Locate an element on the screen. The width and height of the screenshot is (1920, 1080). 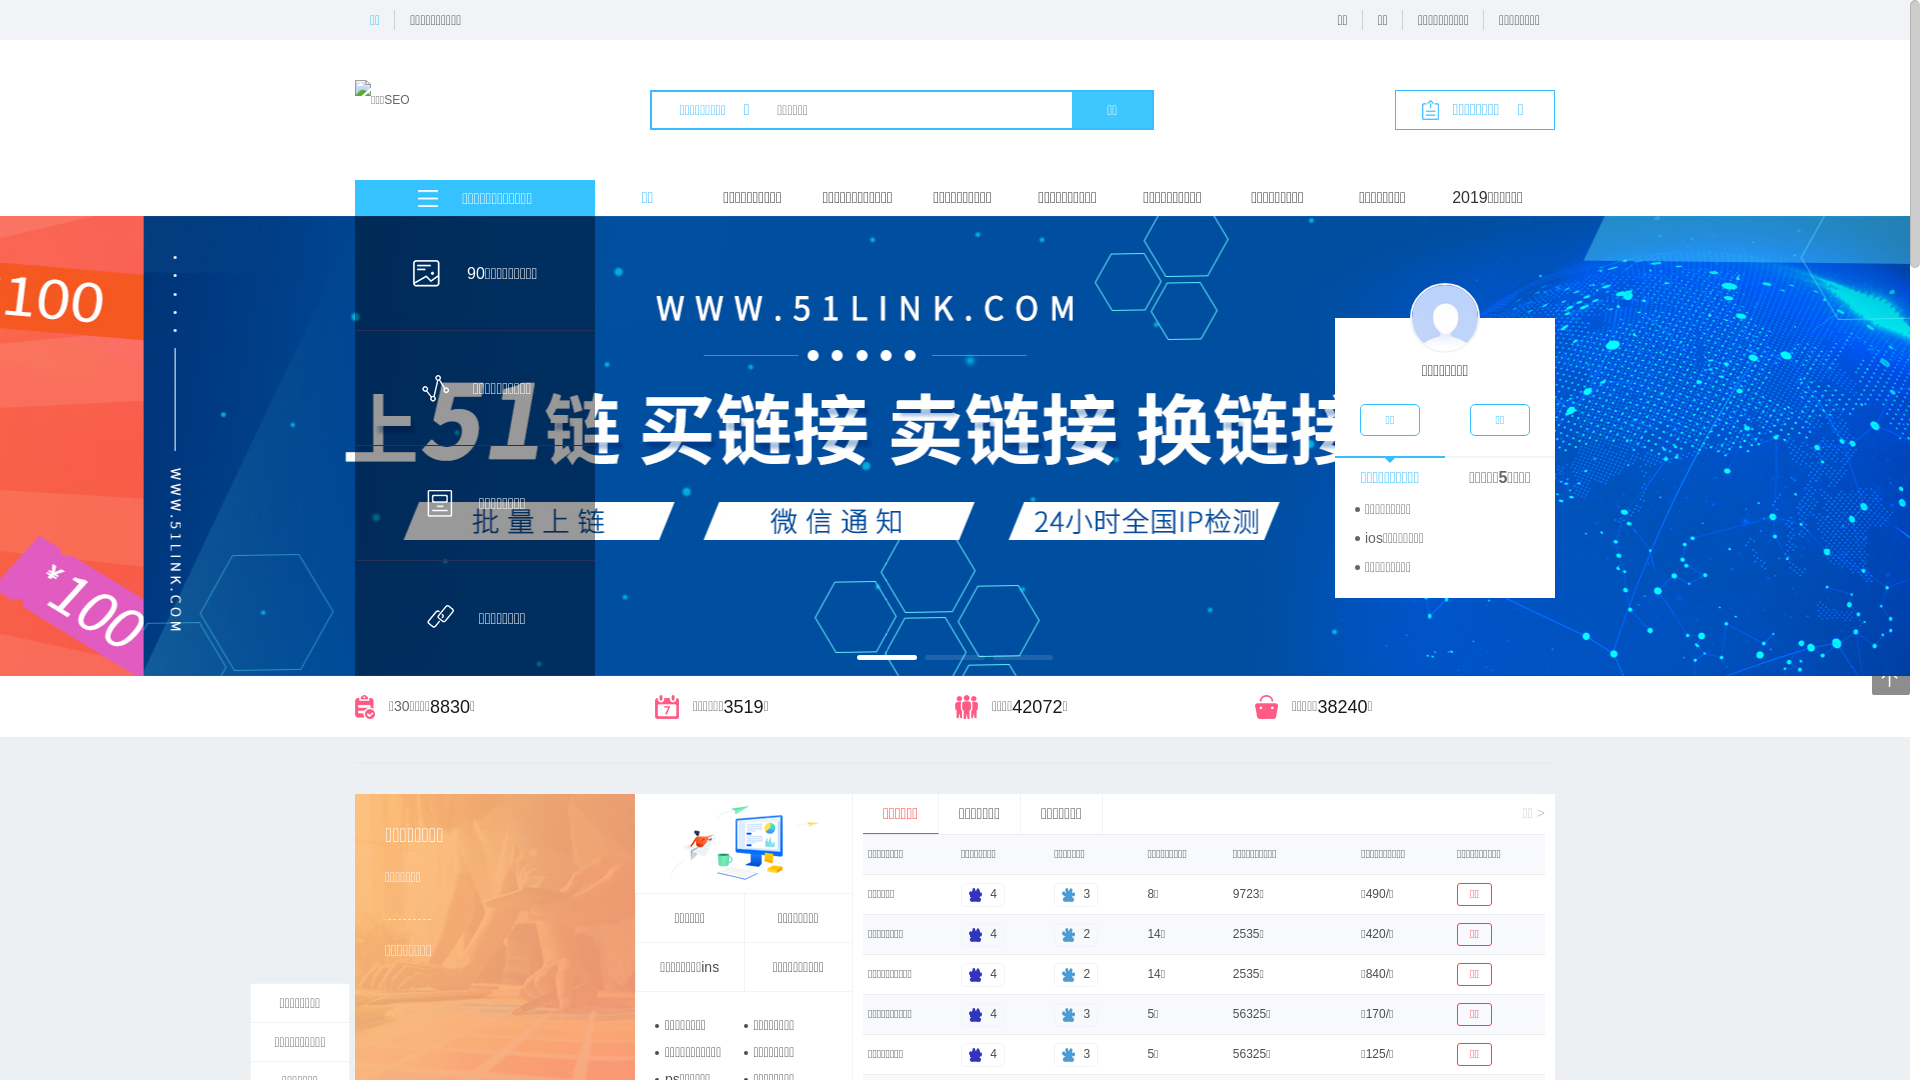
'4' is located at coordinates (983, 1052).